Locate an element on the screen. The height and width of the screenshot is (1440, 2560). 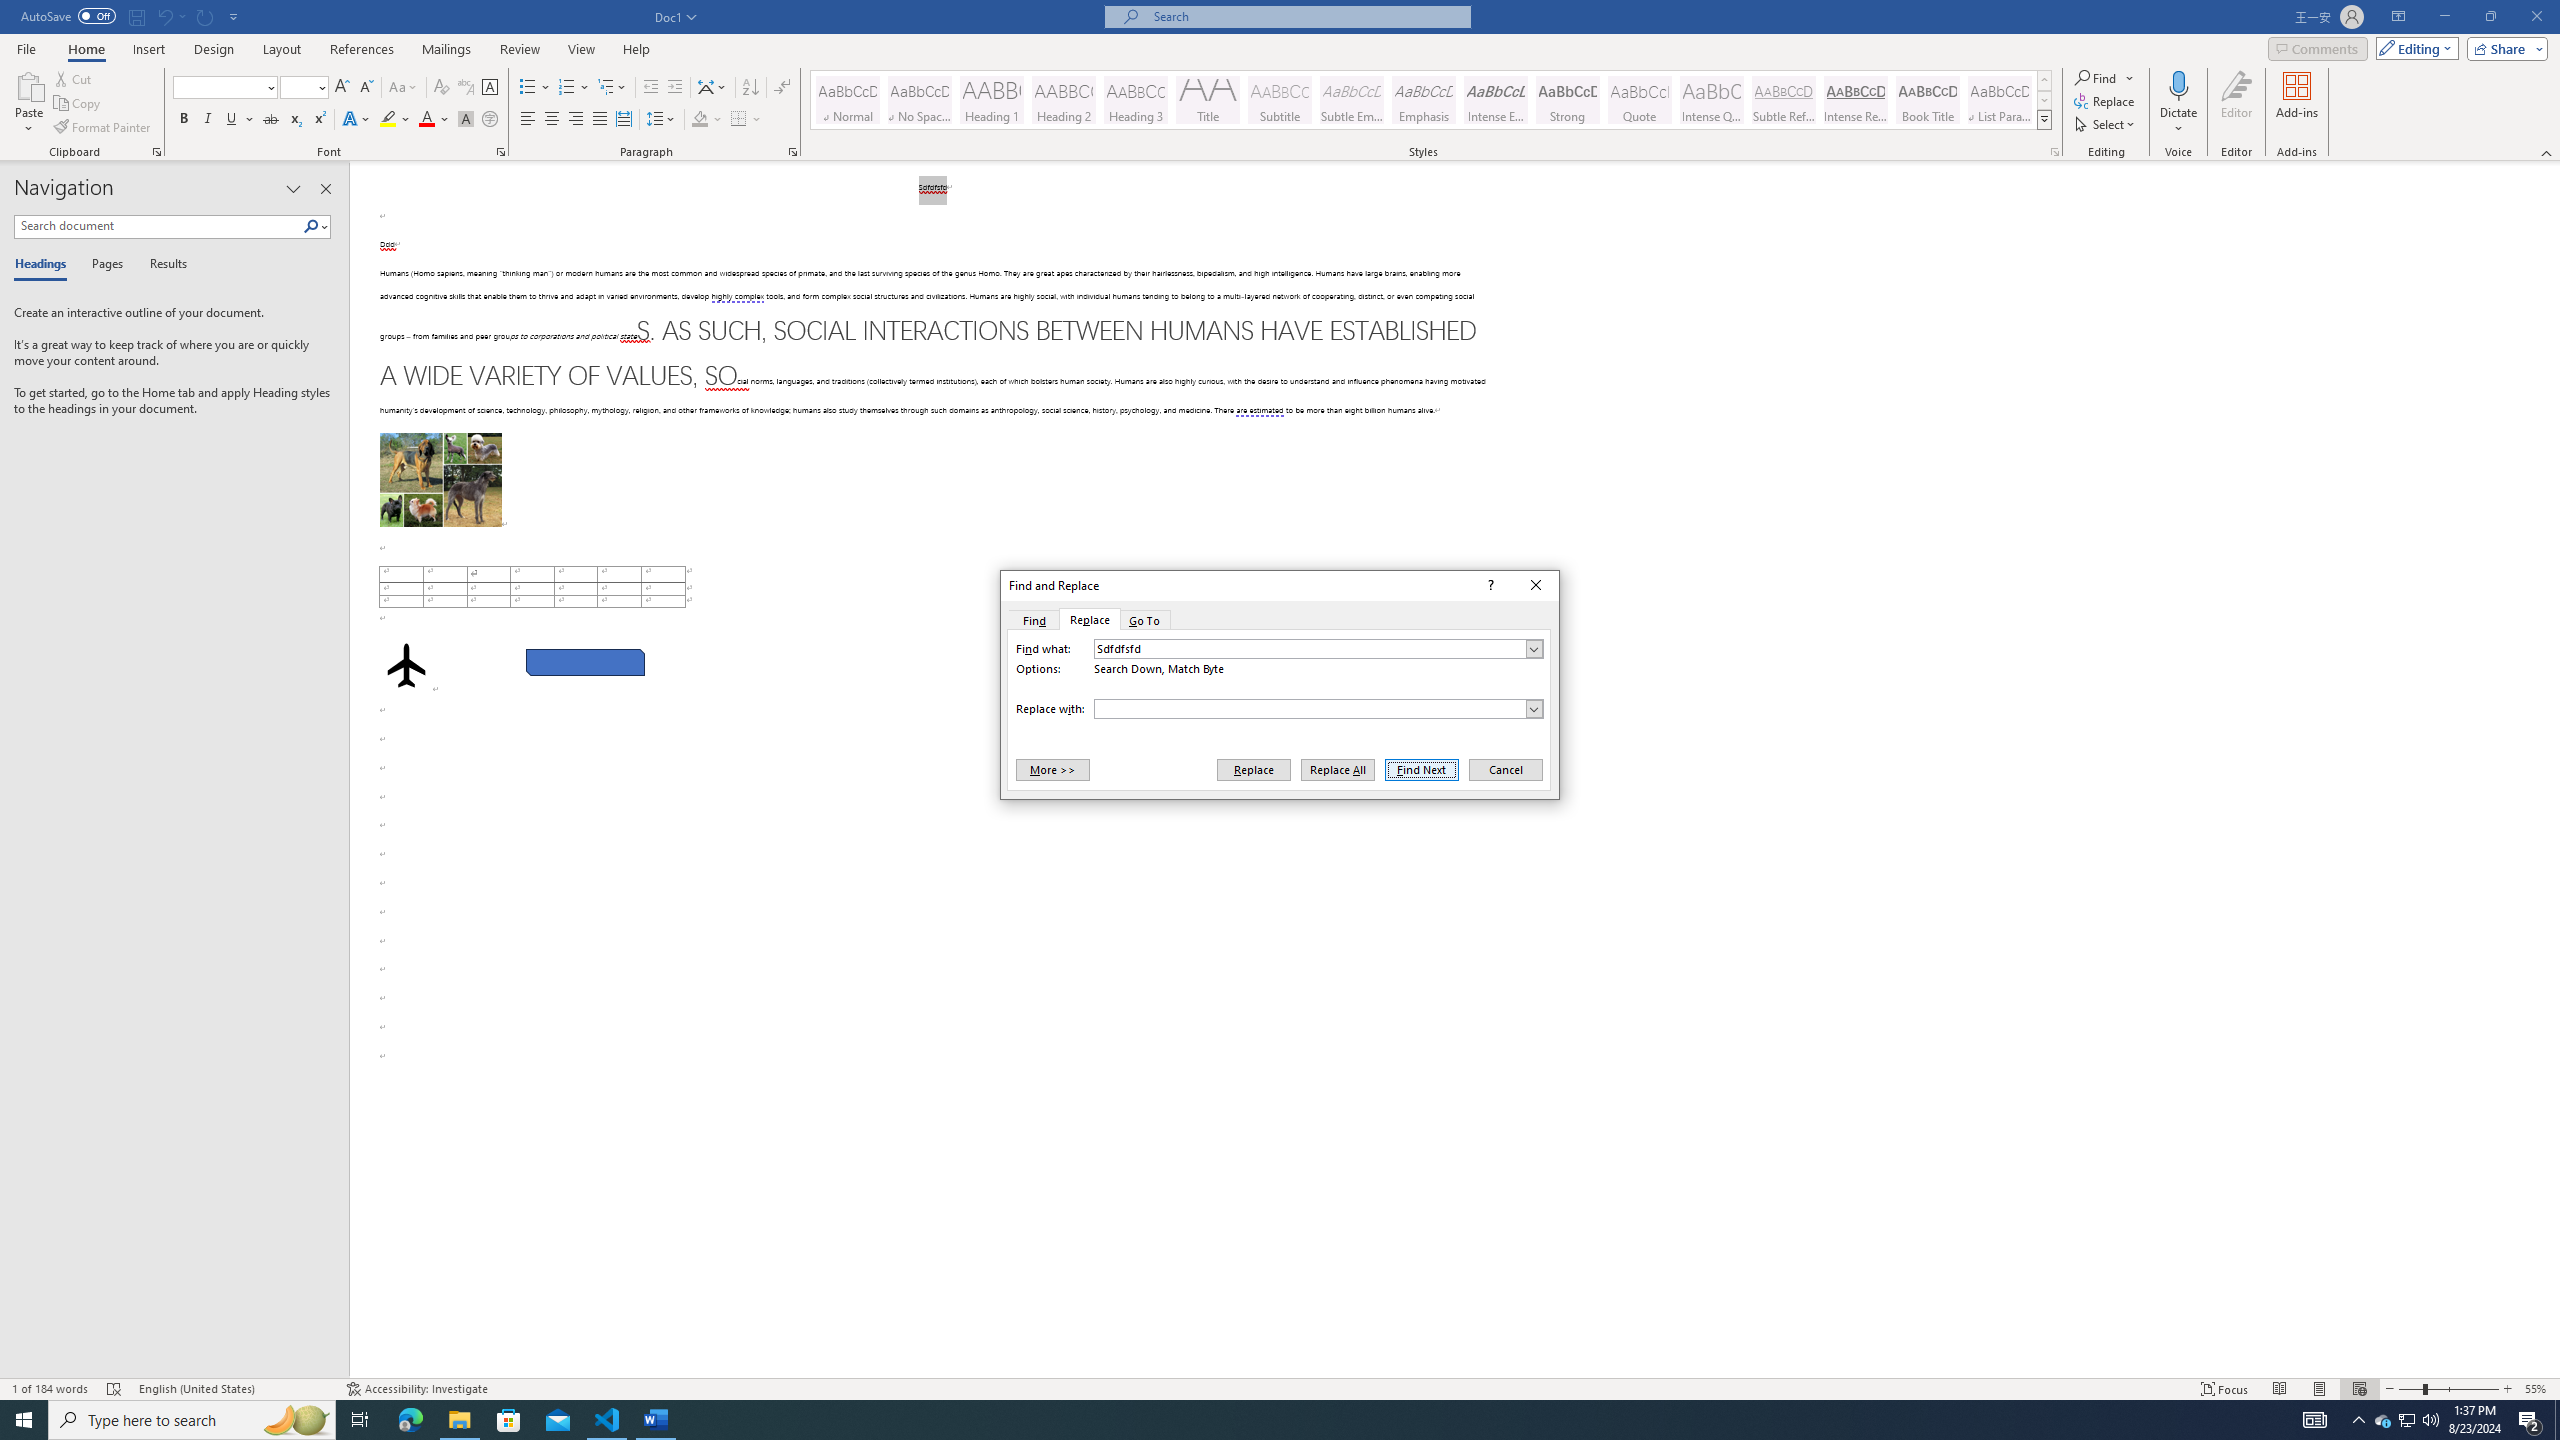
'Office Clipboard...' is located at coordinates (155, 150).